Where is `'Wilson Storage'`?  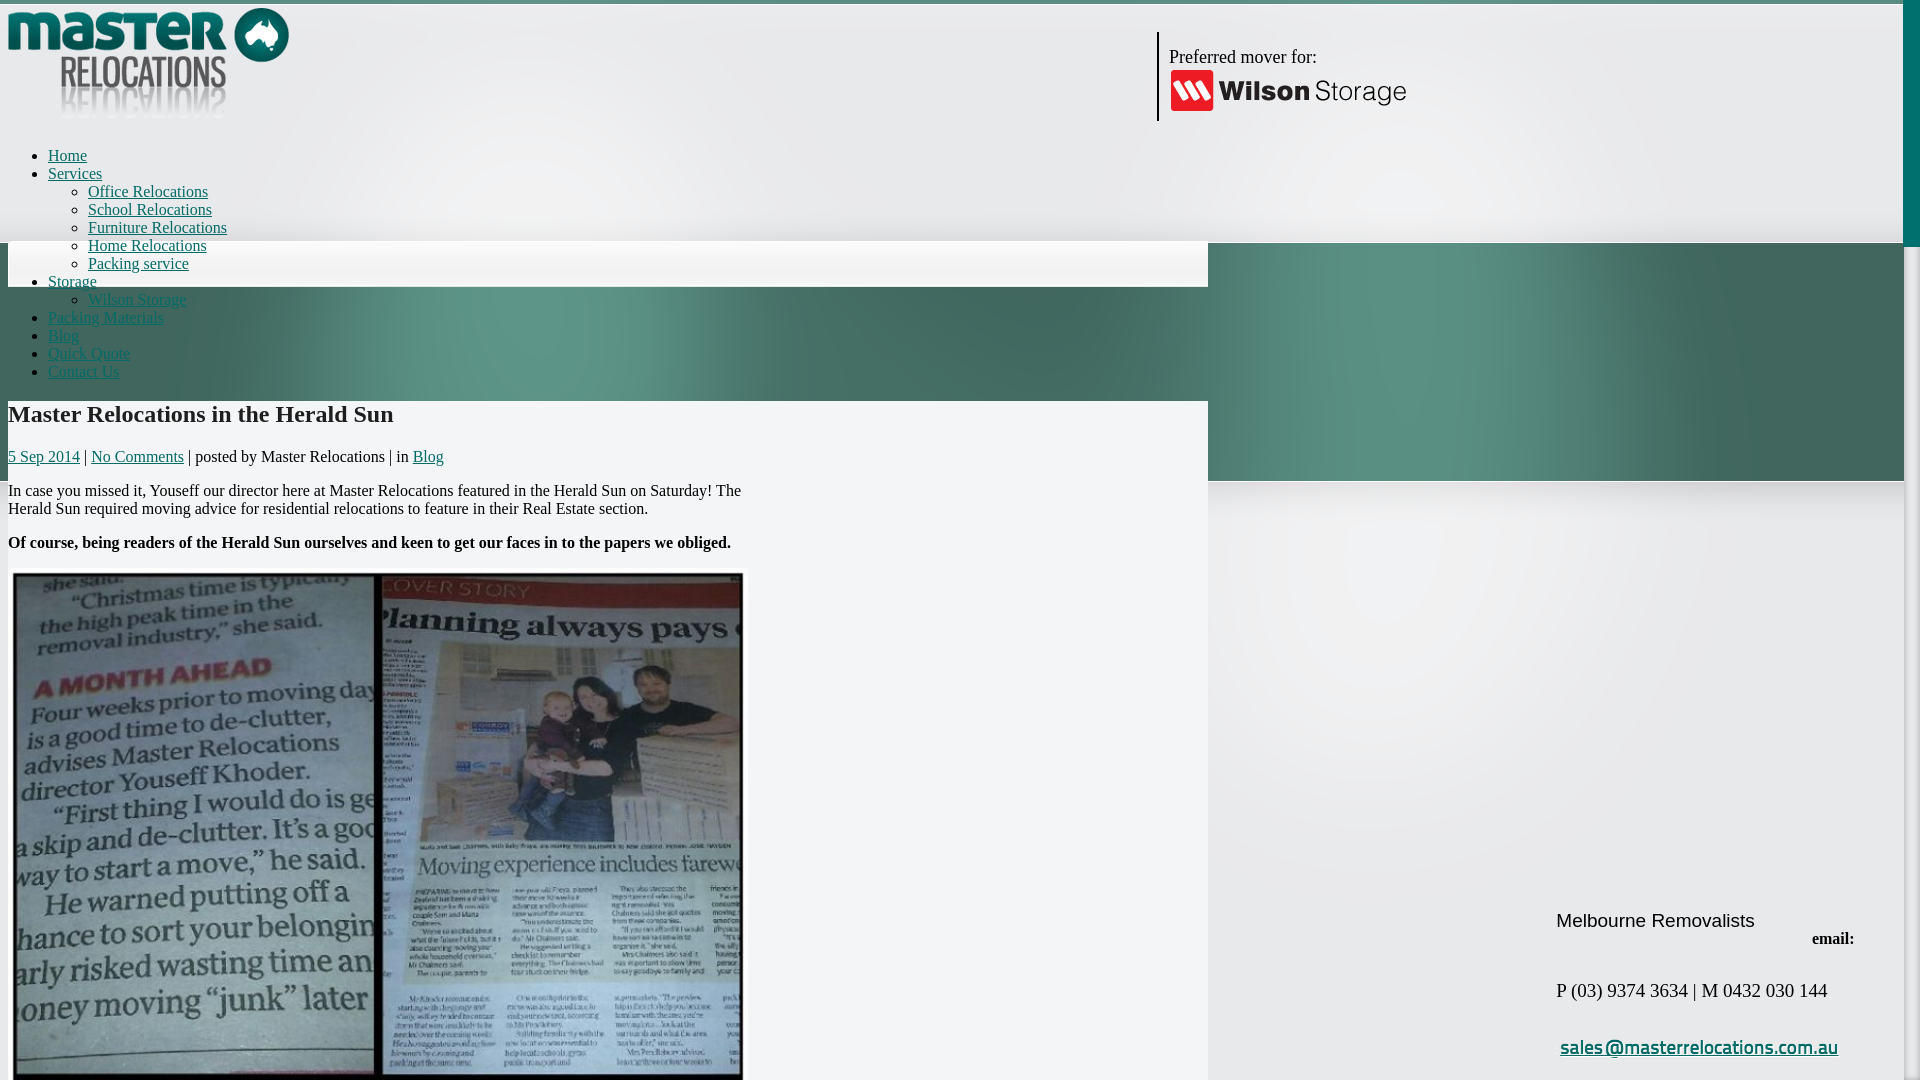 'Wilson Storage' is located at coordinates (136, 299).